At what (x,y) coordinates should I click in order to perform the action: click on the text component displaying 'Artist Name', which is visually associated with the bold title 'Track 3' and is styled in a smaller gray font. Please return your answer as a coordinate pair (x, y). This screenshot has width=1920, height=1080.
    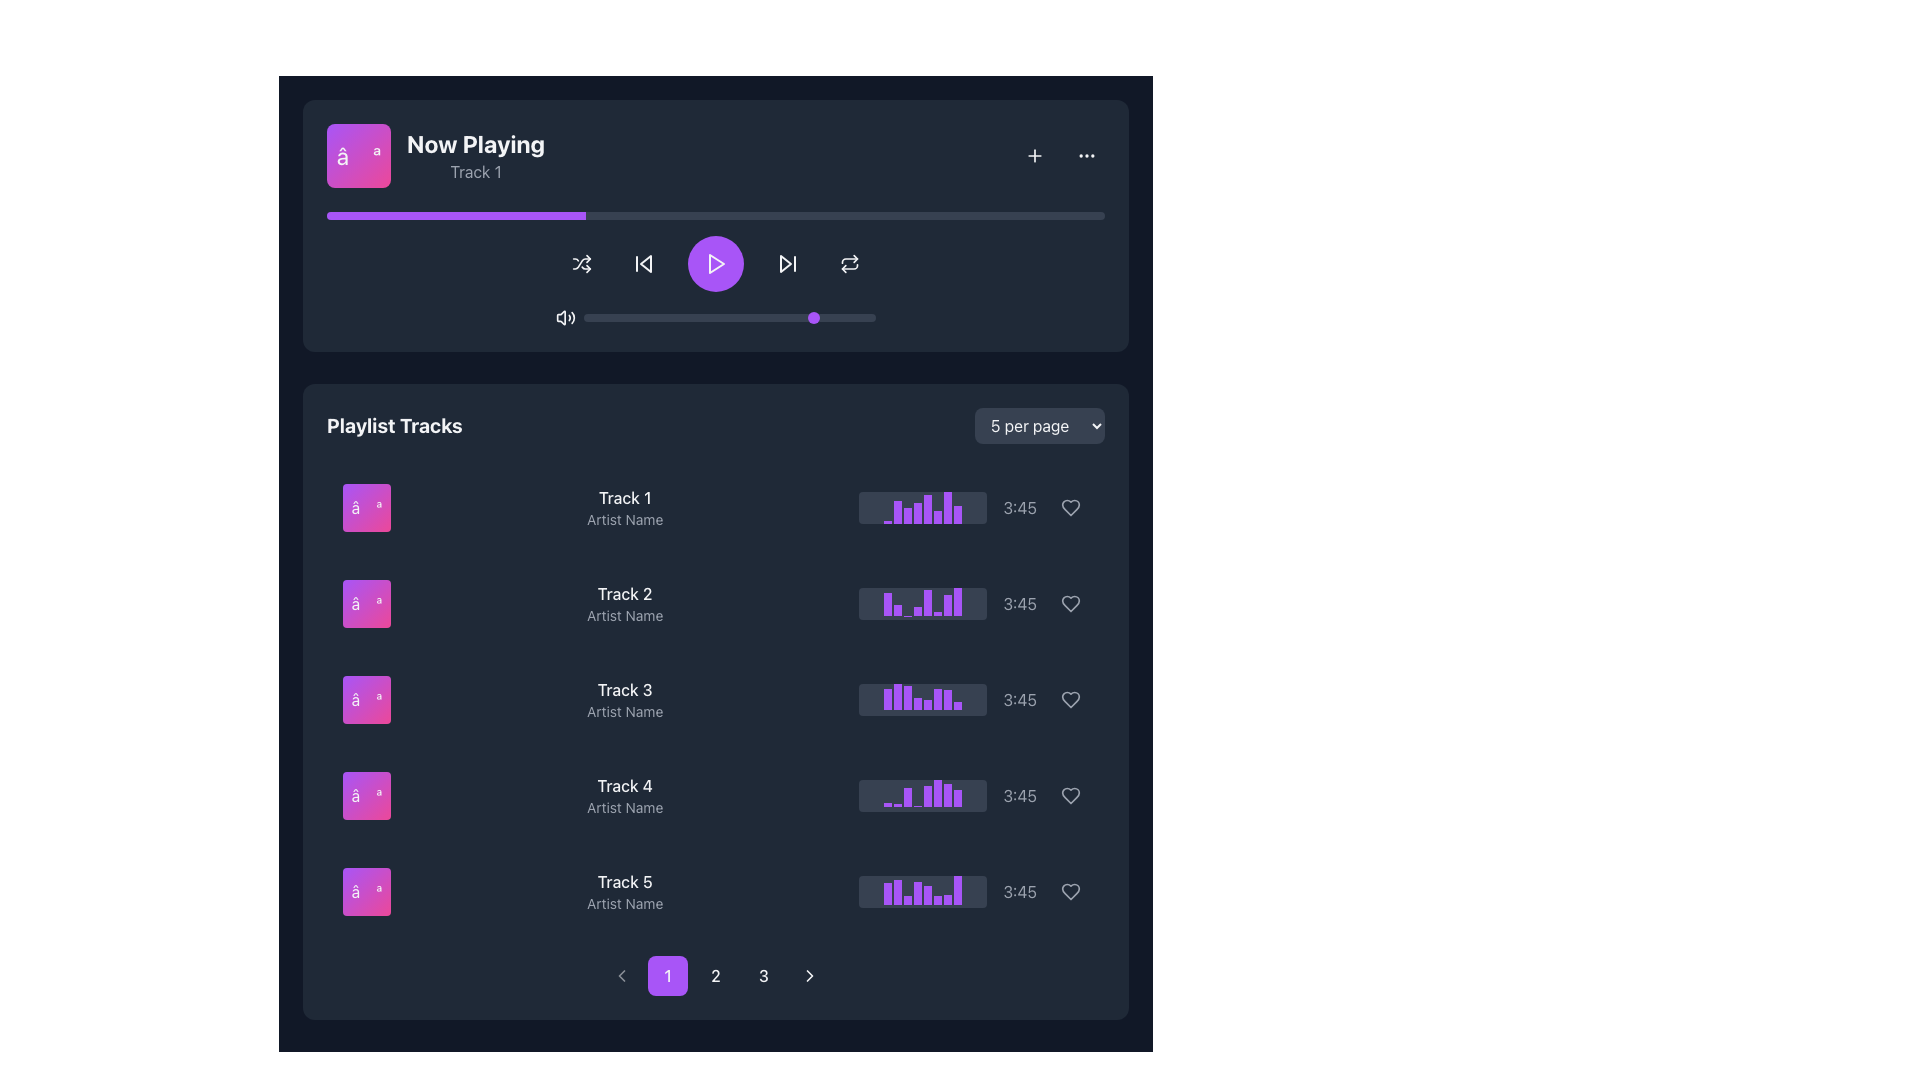
    Looking at the image, I should click on (624, 711).